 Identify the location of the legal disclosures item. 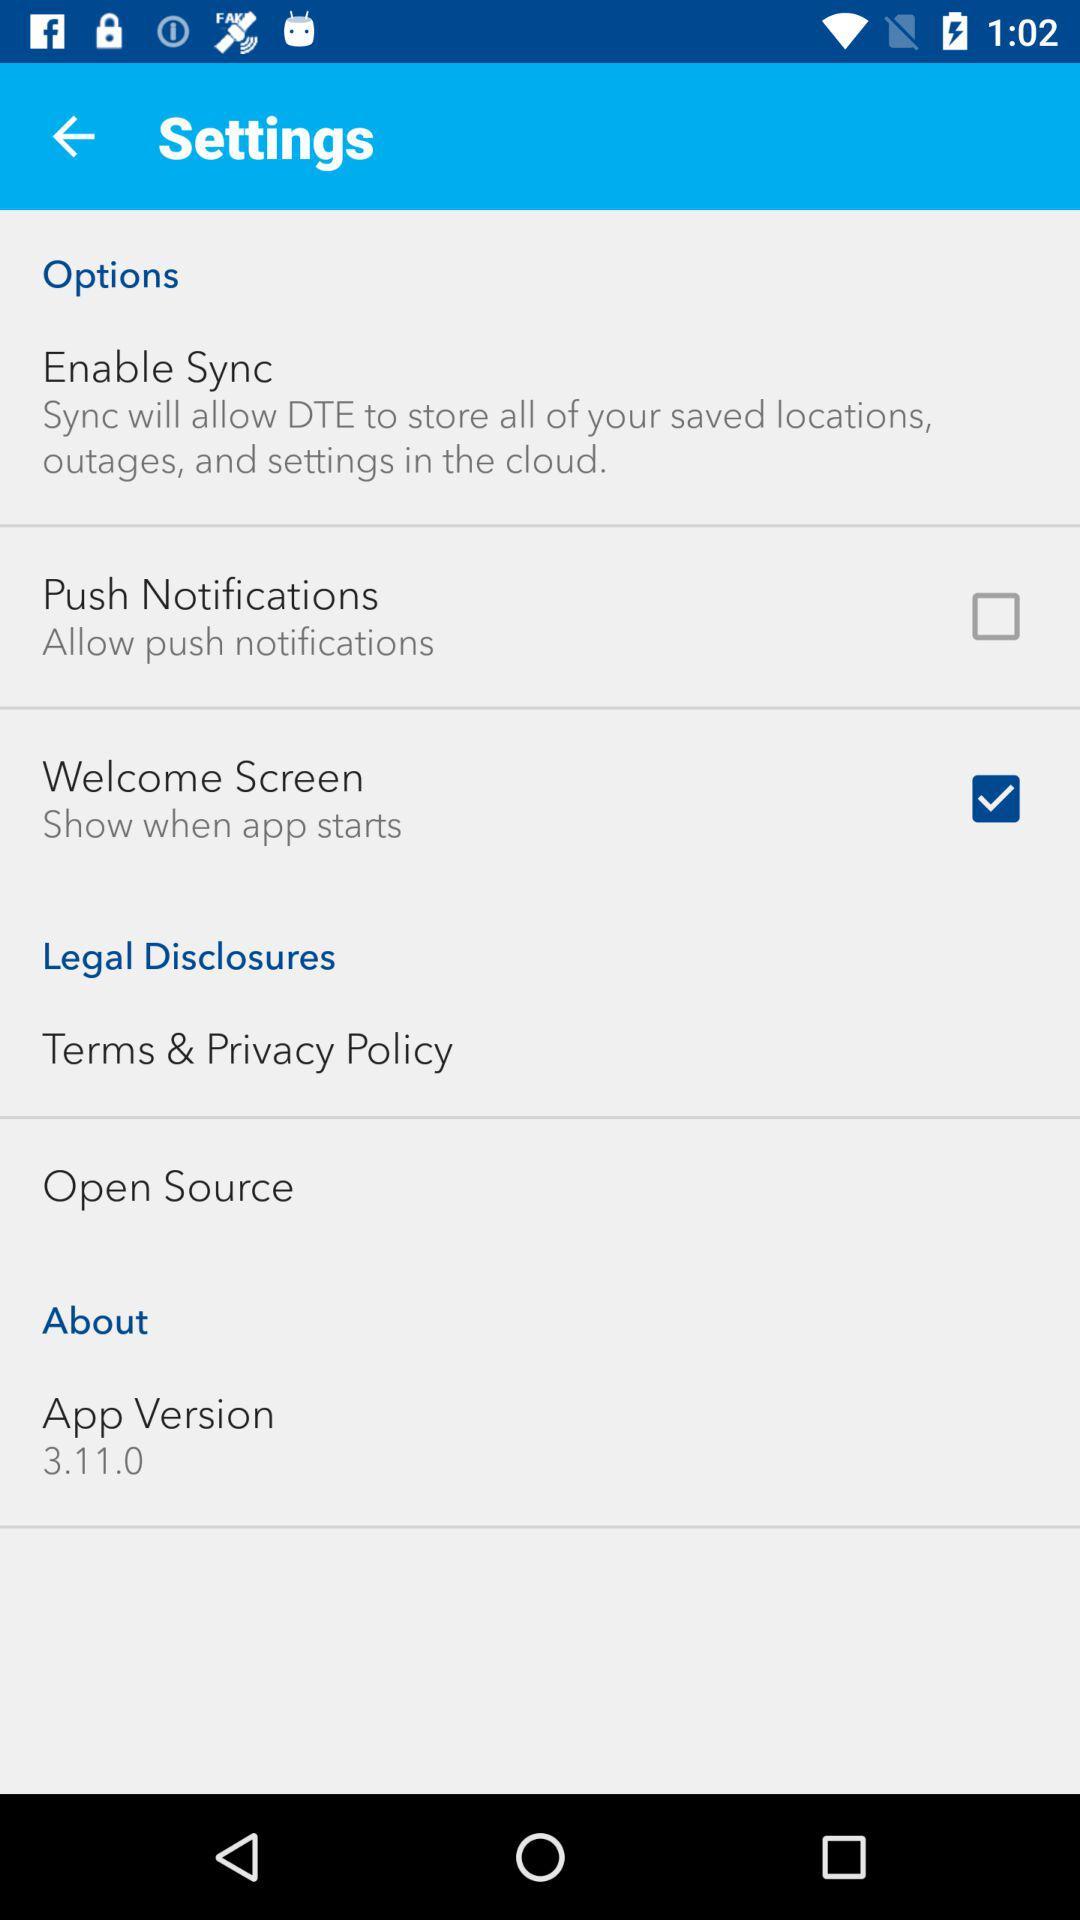
(540, 934).